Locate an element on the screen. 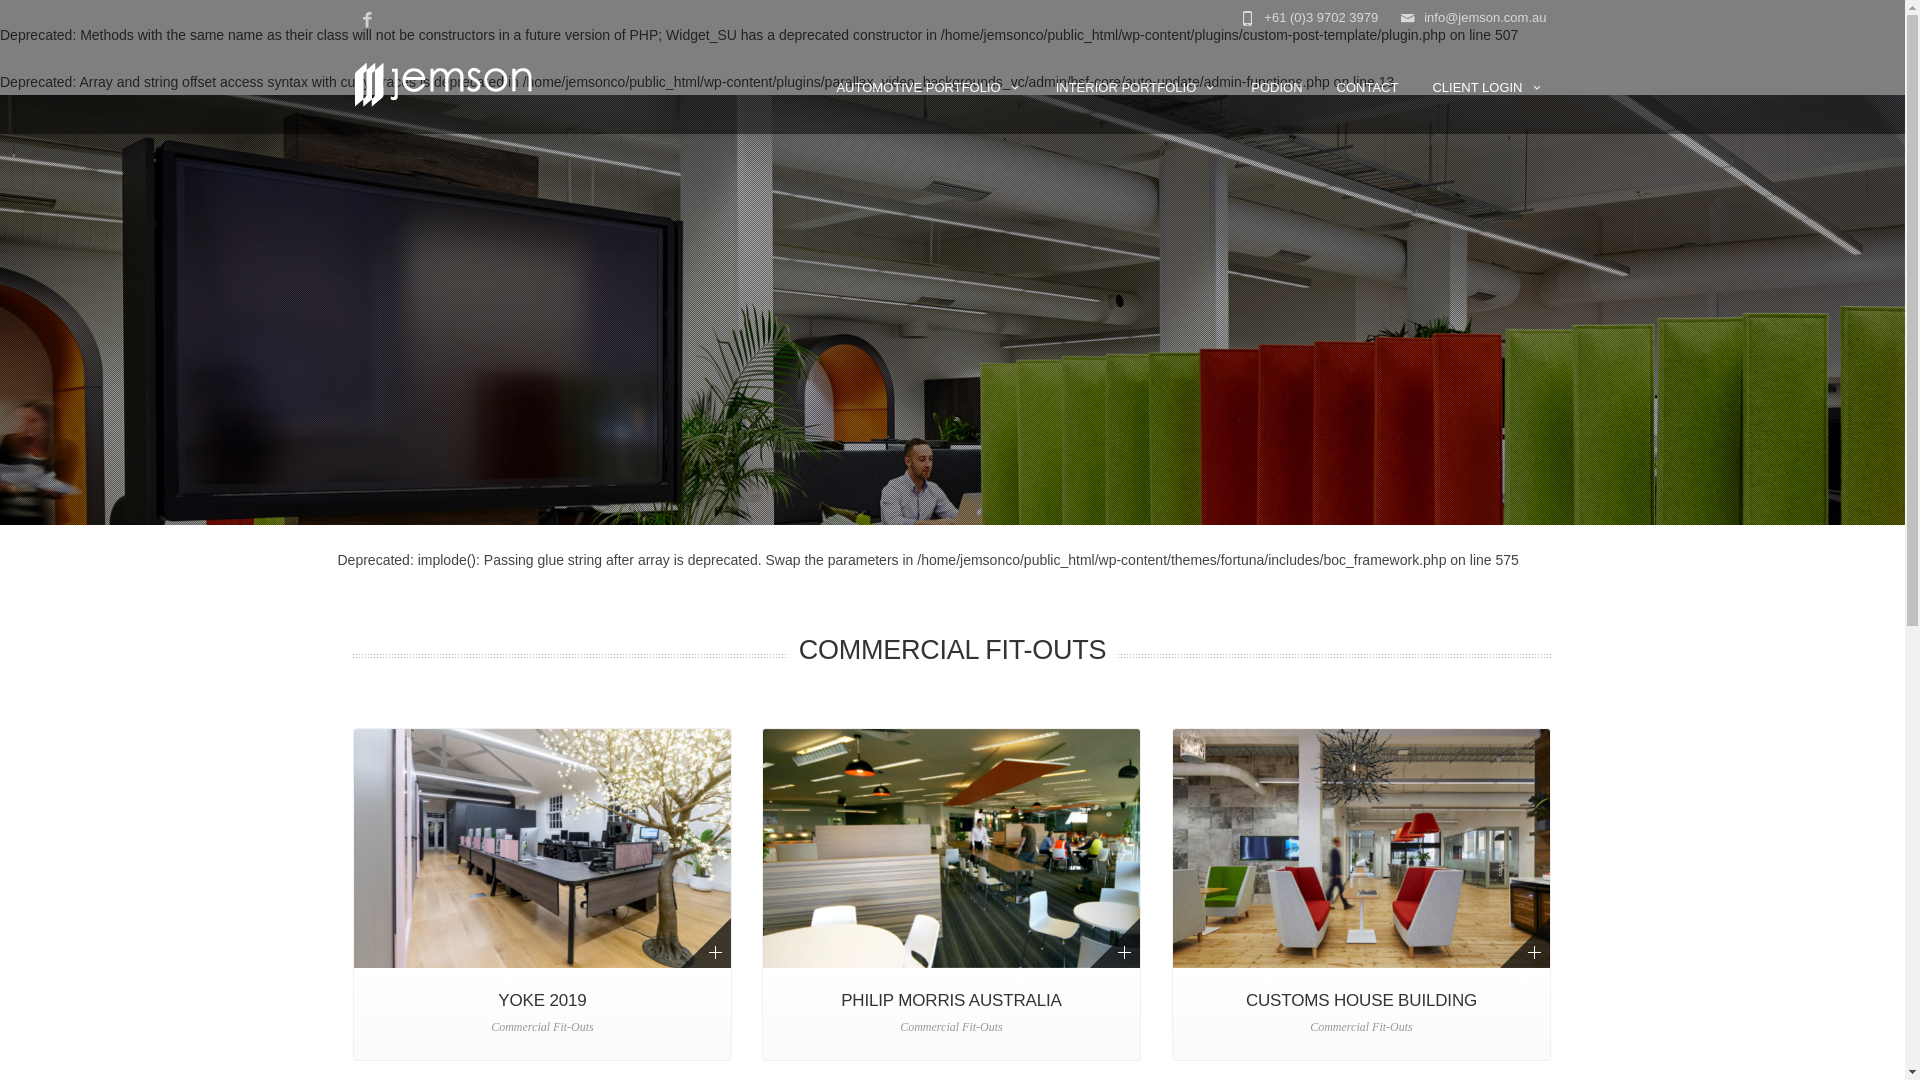 The image size is (1920, 1080). 'PODION' is located at coordinates (1275, 84).